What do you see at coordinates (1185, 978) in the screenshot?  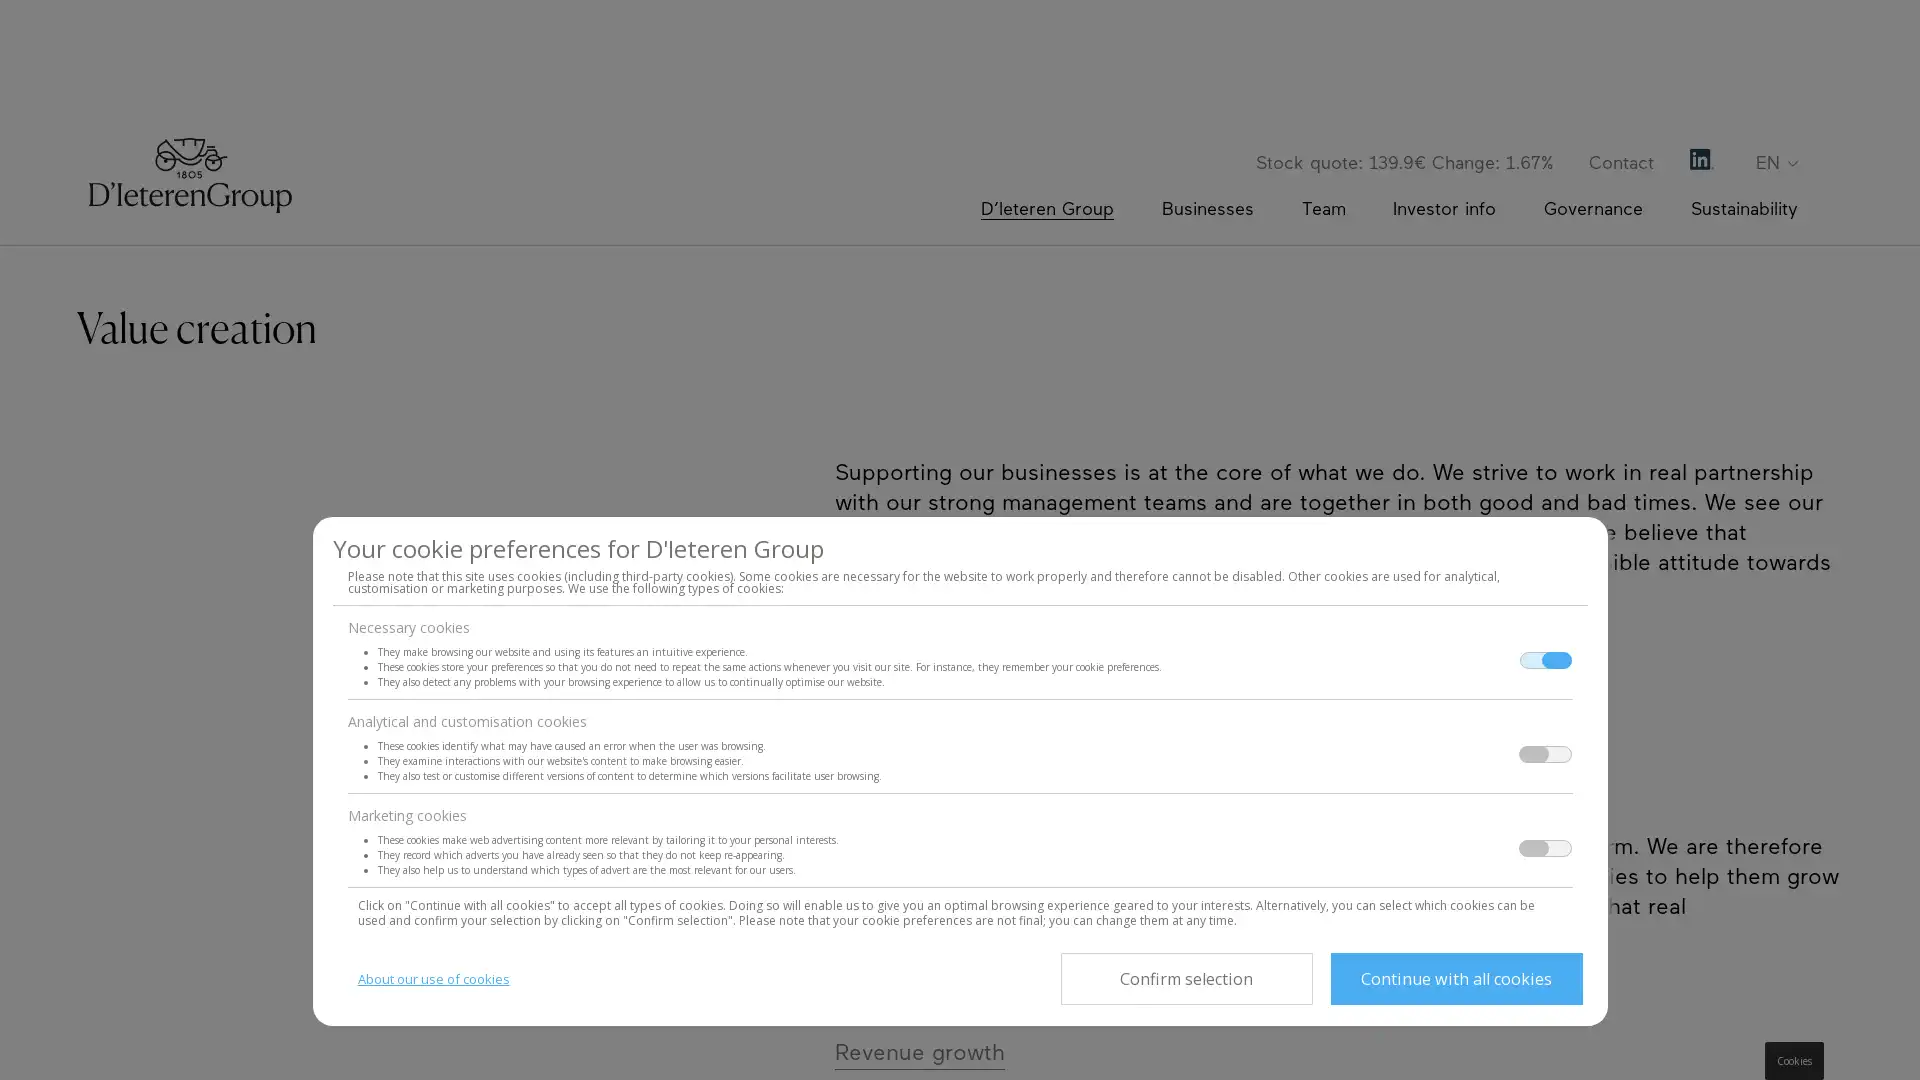 I see `Save Consent Preferences` at bounding box center [1185, 978].